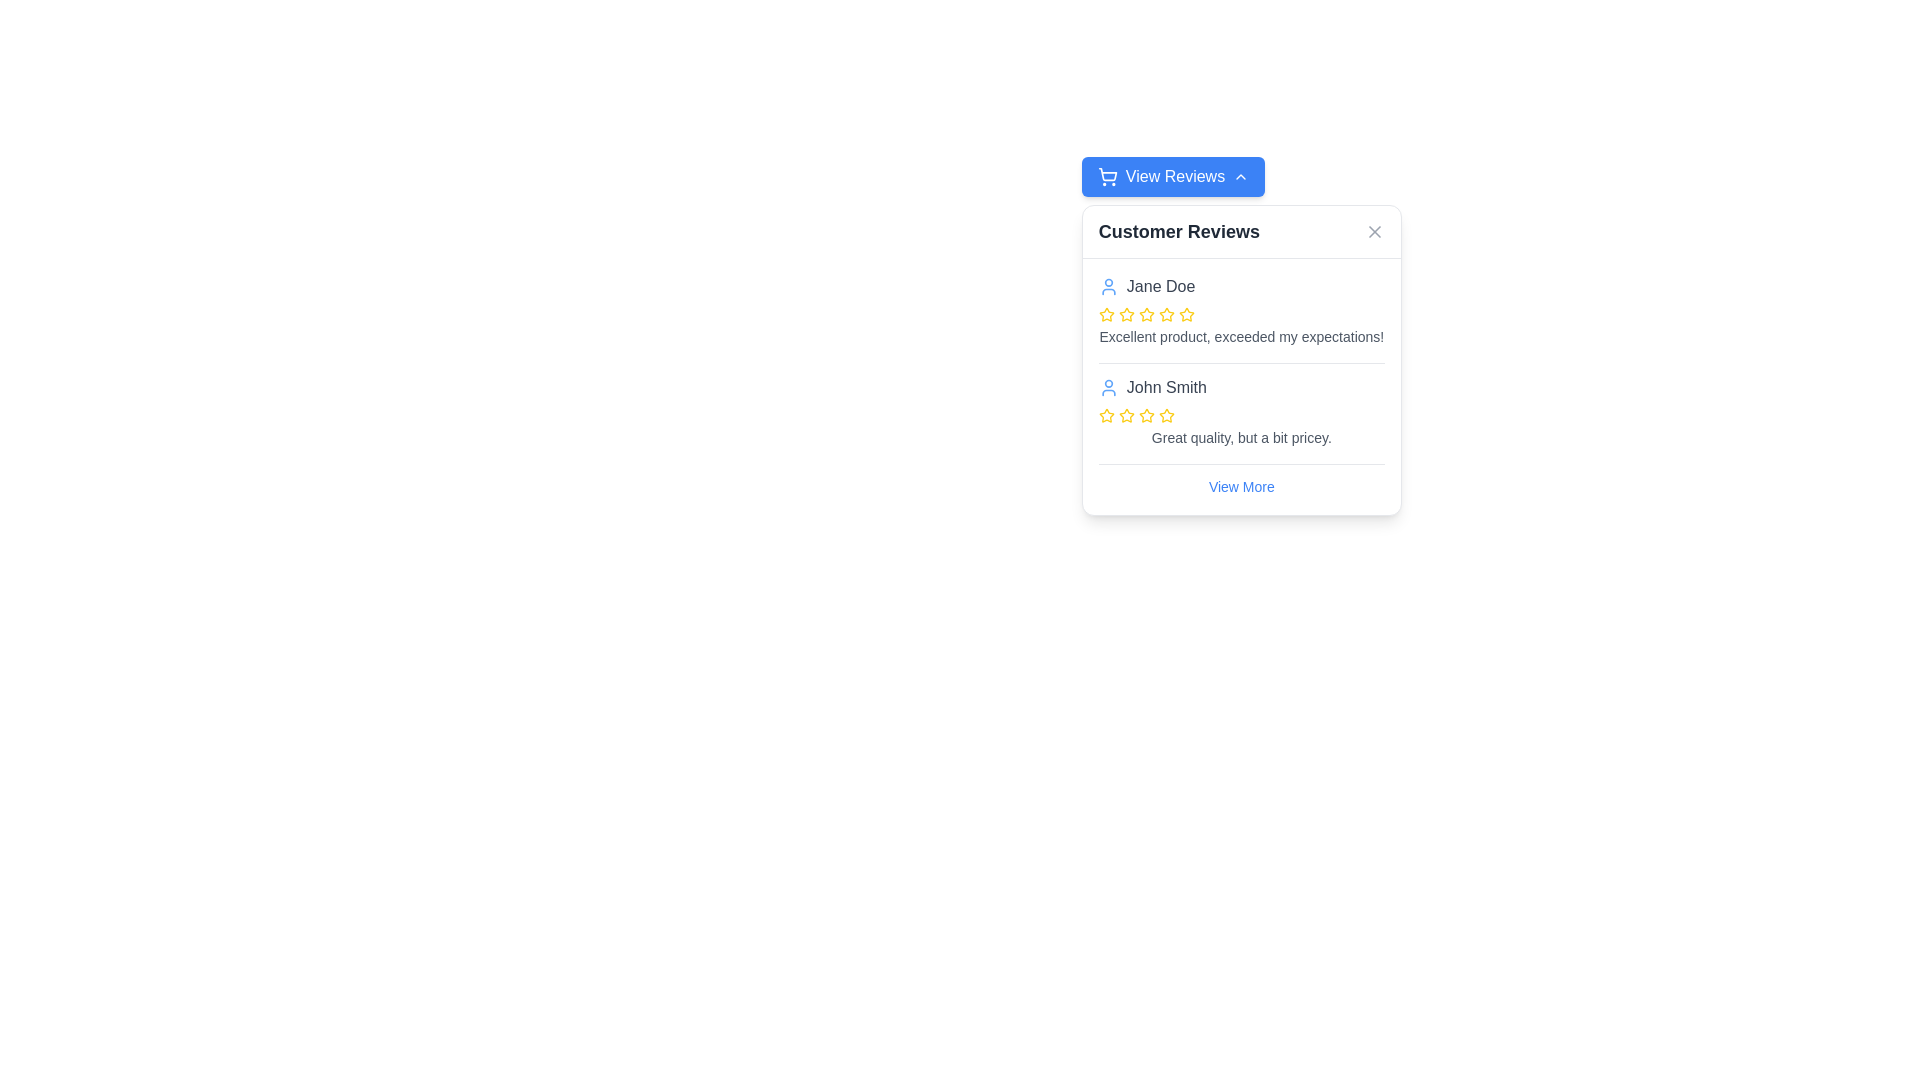 This screenshot has width=1920, height=1080. What do you see at coordinates (1105, 414) in the screenshot?
I see `the fifth star icon in the 'Customer Reviews' section` at bounding box center [1105, 414].